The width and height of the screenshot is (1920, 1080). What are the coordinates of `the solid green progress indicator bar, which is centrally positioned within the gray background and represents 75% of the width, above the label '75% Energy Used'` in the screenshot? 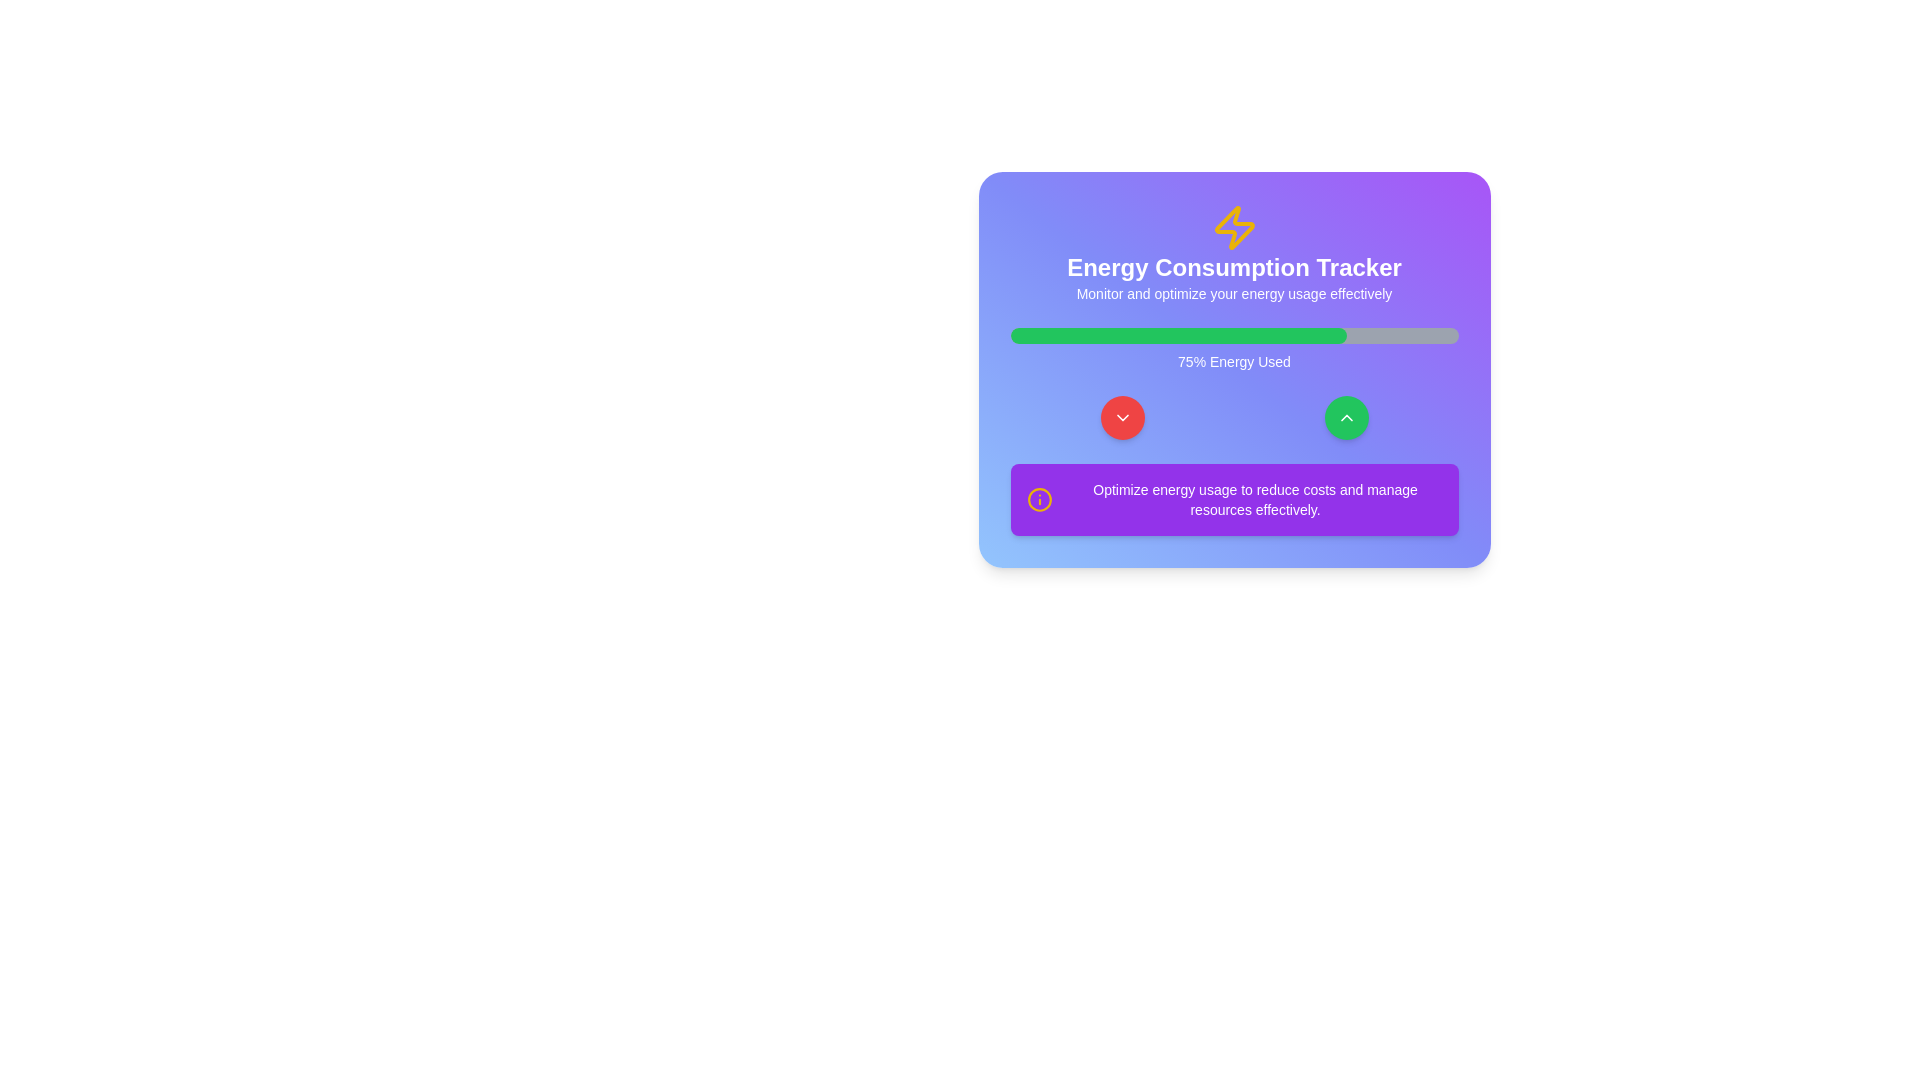 It's located at (1178, 334).